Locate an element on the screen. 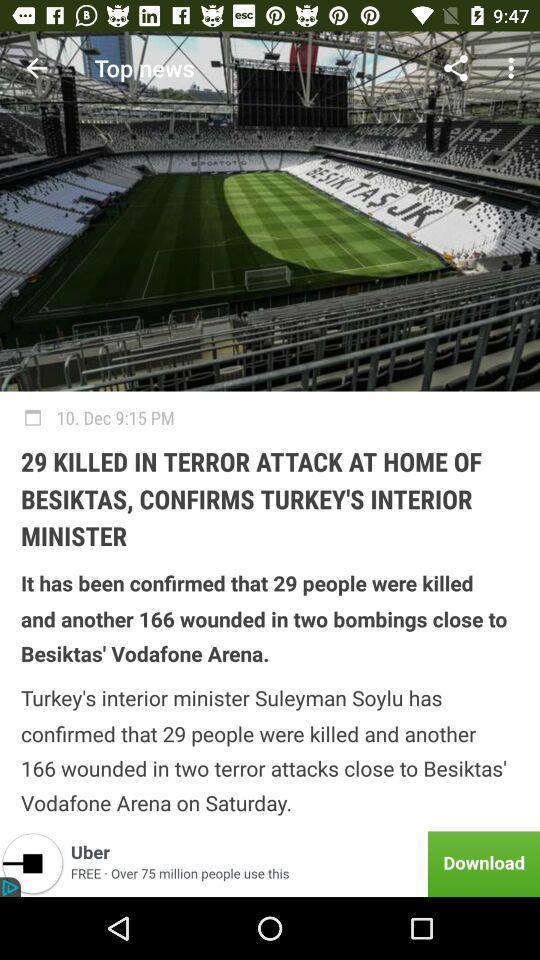 The height and width of the screenshot is (960, 540). icon above 10 dec 9 is located at coordinates (455, 68).